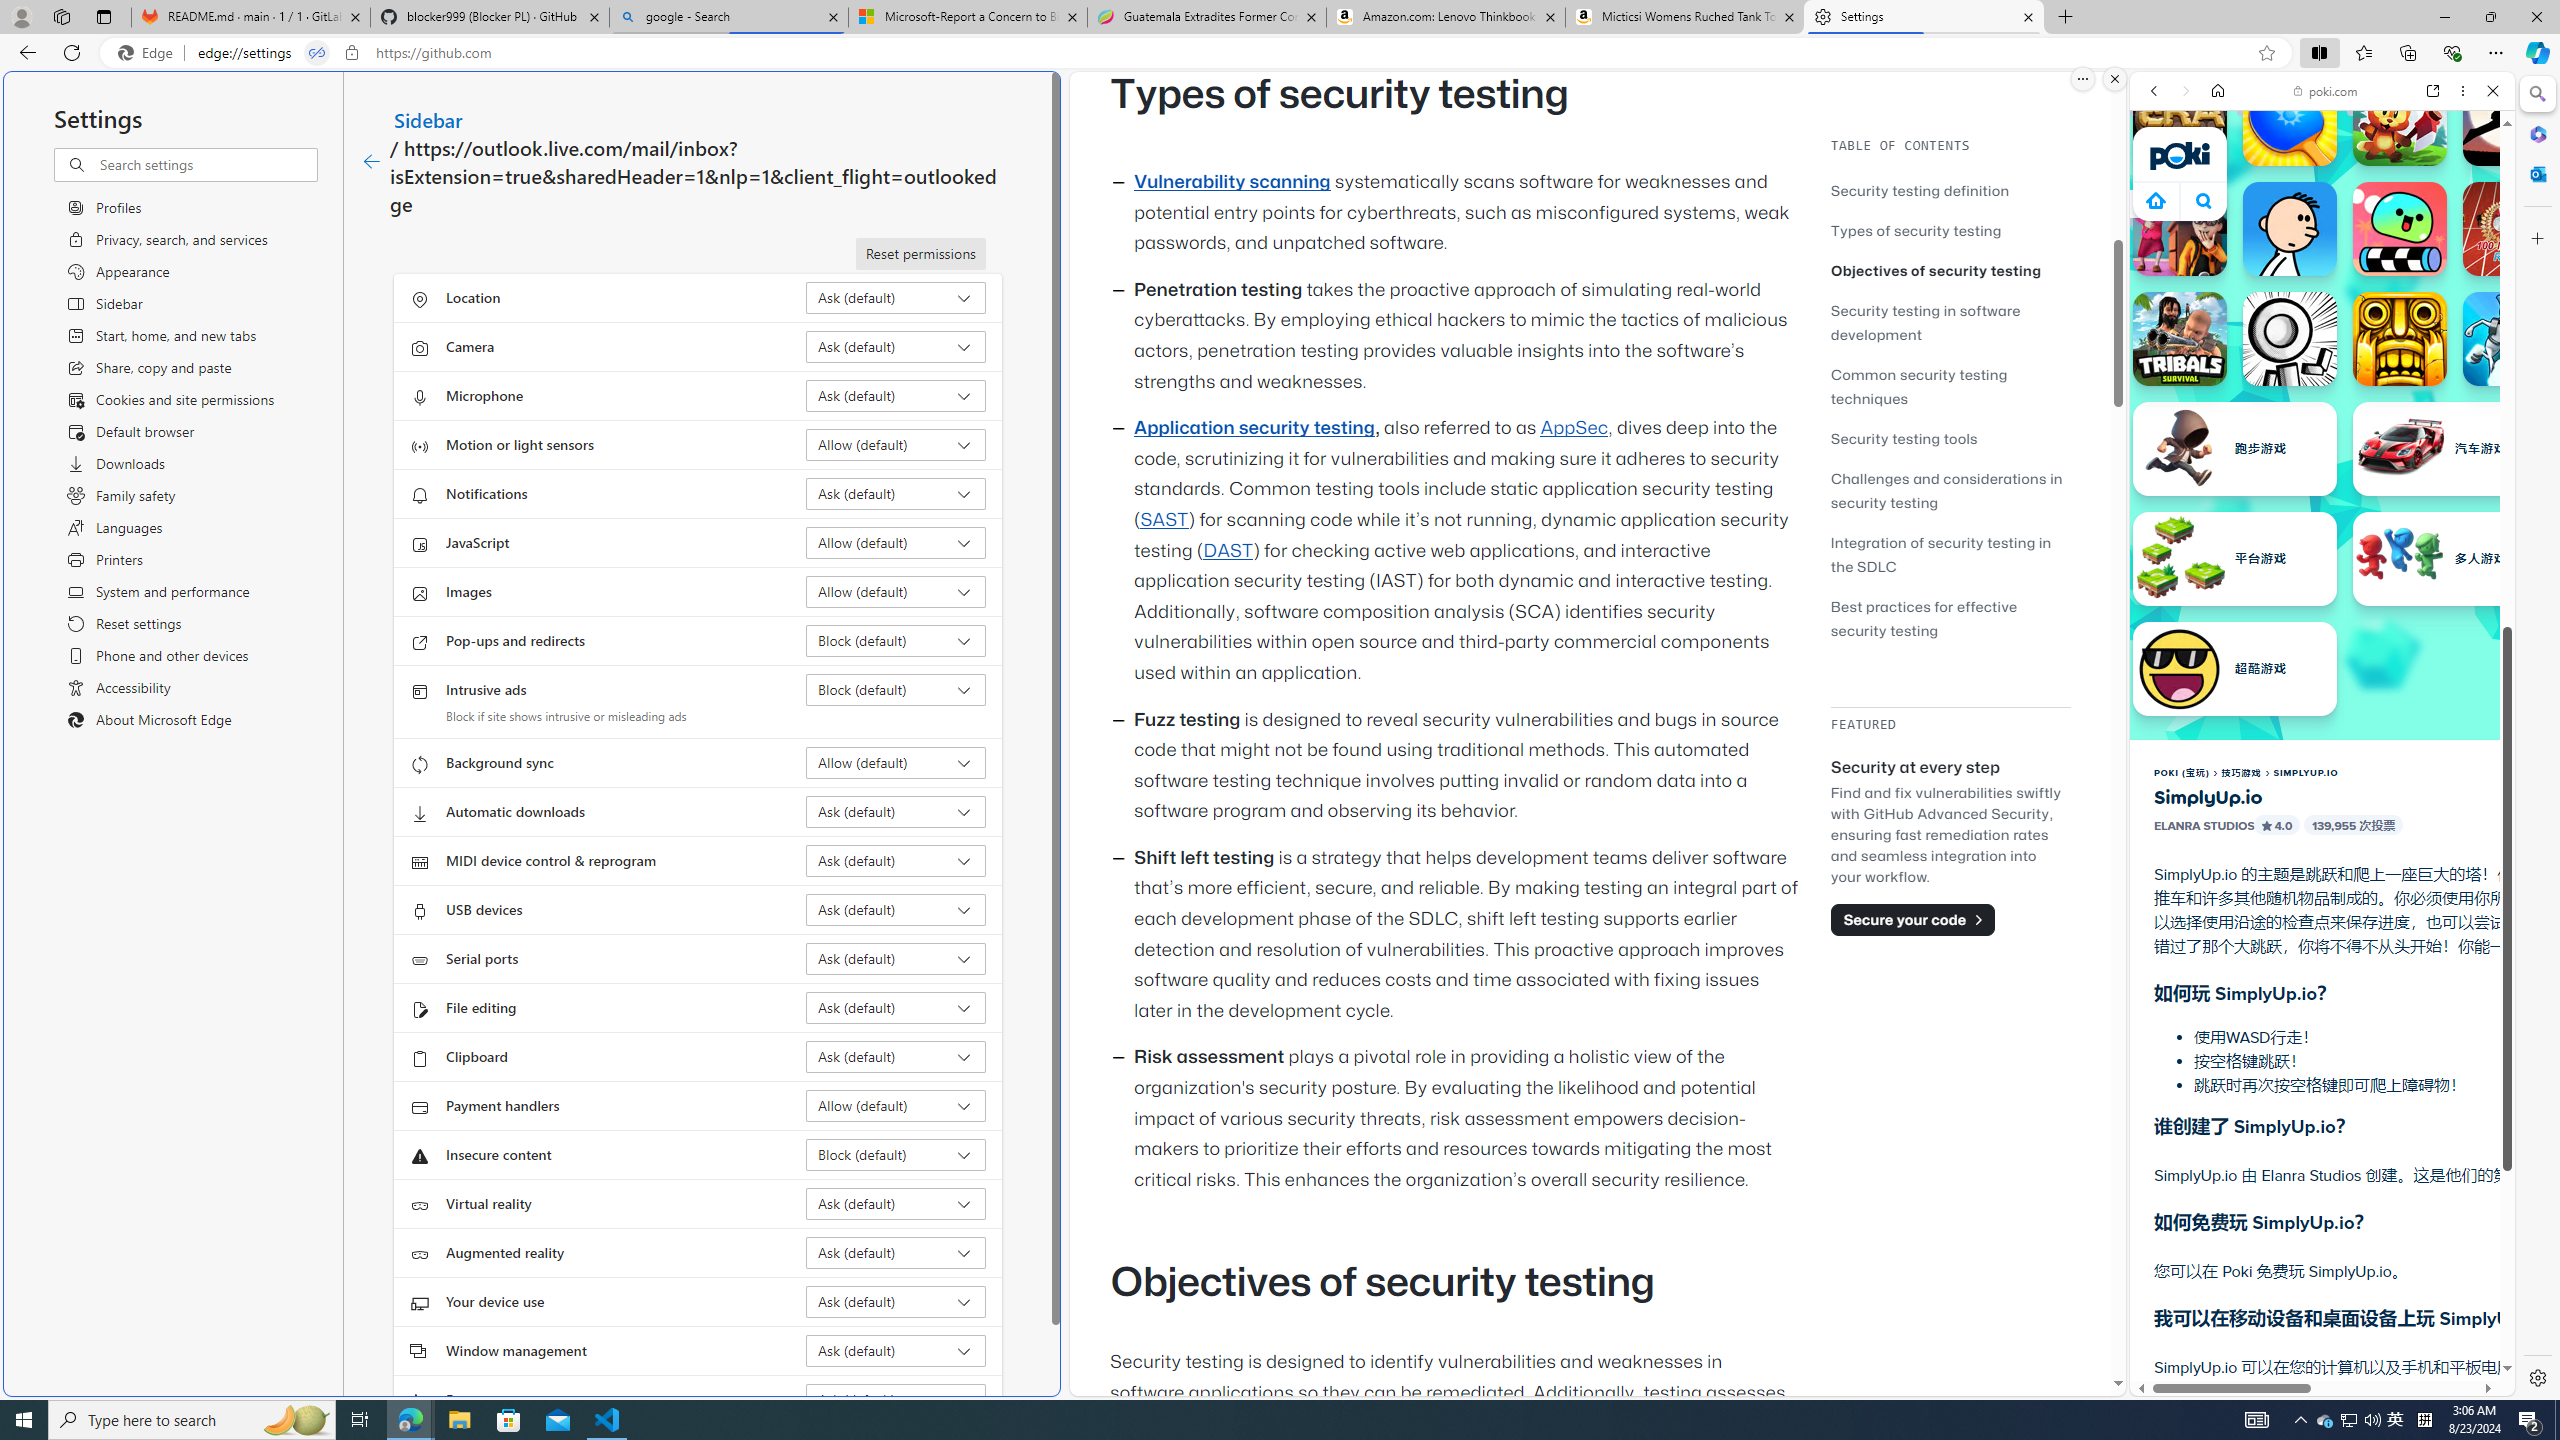 The height and width of the screenshot is (1440, 2560). What do you see at coordinates (1945, 490) in the screenshot?
I see `'Challenges and considerations in security testing'` at bounding box center [1945, 490].